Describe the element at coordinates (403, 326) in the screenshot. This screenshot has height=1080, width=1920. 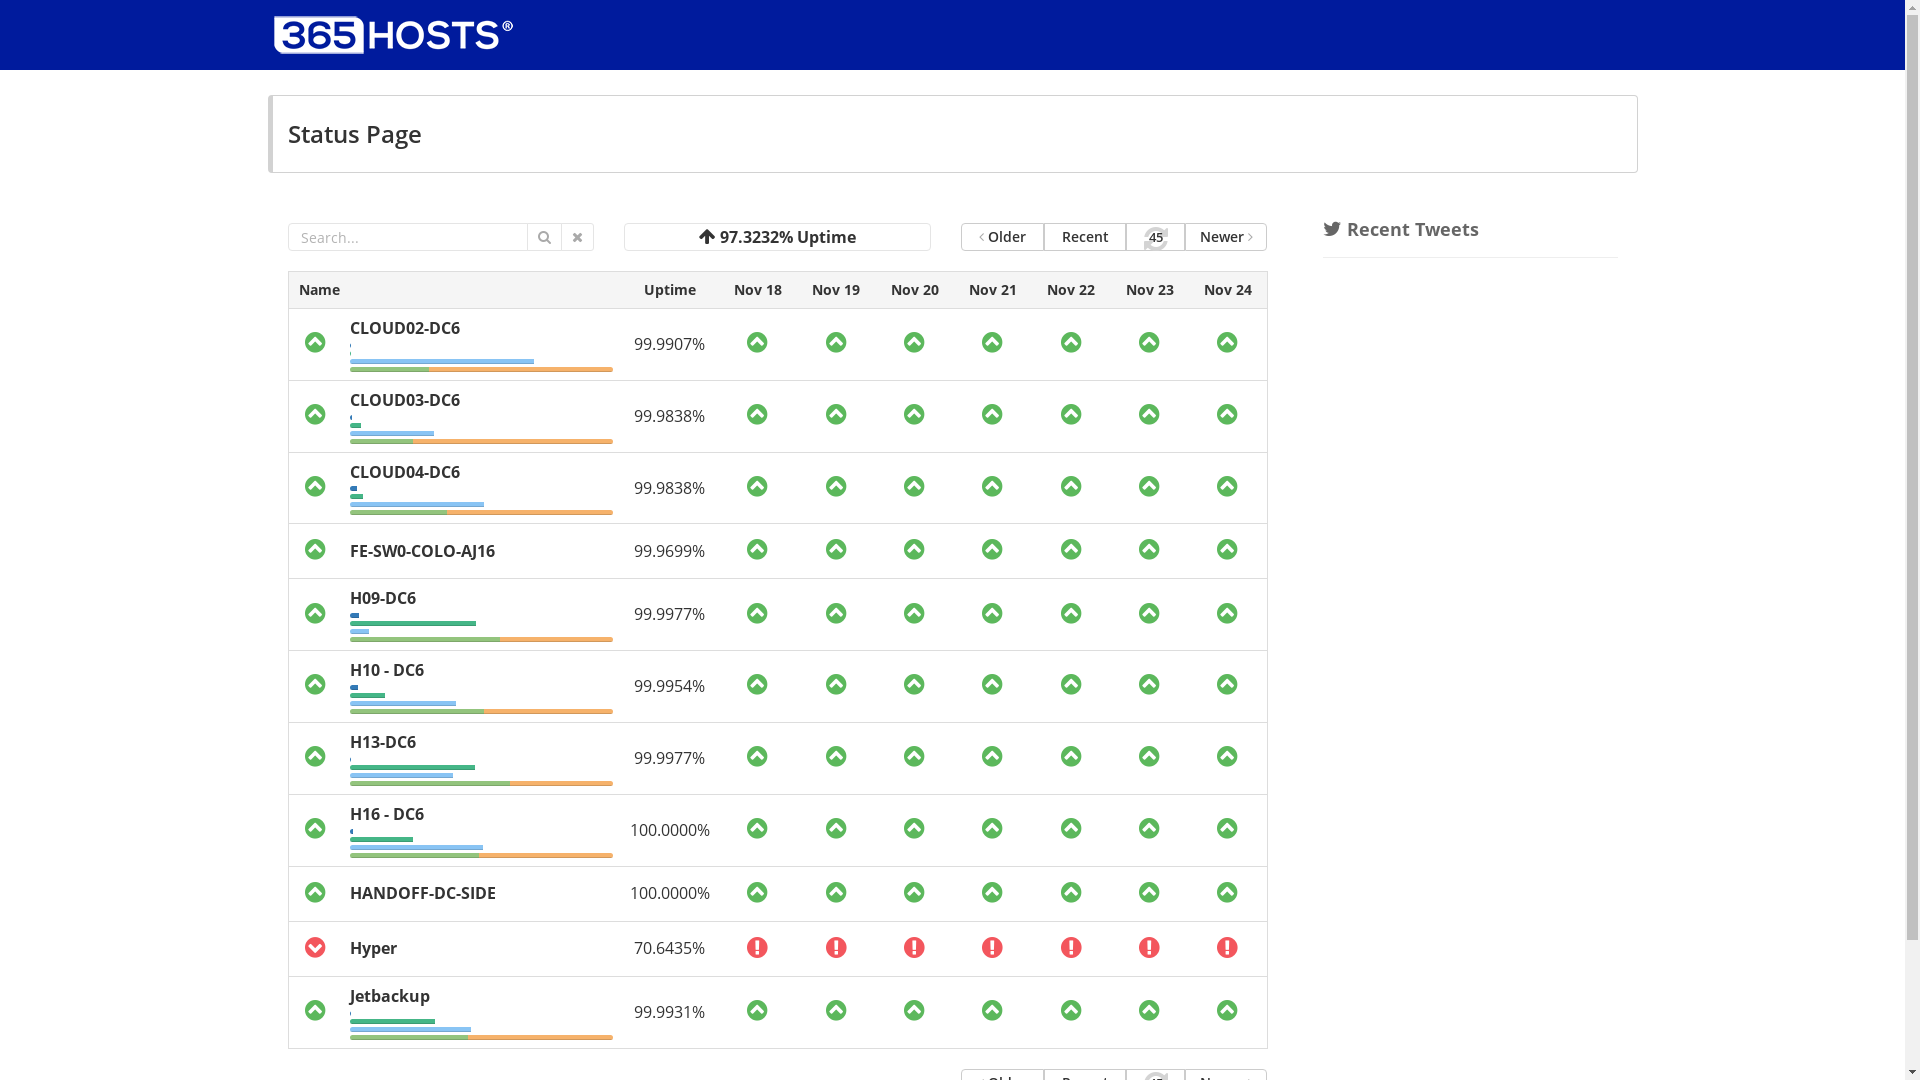
I see `'CLOUD02-DC6'` at that location.